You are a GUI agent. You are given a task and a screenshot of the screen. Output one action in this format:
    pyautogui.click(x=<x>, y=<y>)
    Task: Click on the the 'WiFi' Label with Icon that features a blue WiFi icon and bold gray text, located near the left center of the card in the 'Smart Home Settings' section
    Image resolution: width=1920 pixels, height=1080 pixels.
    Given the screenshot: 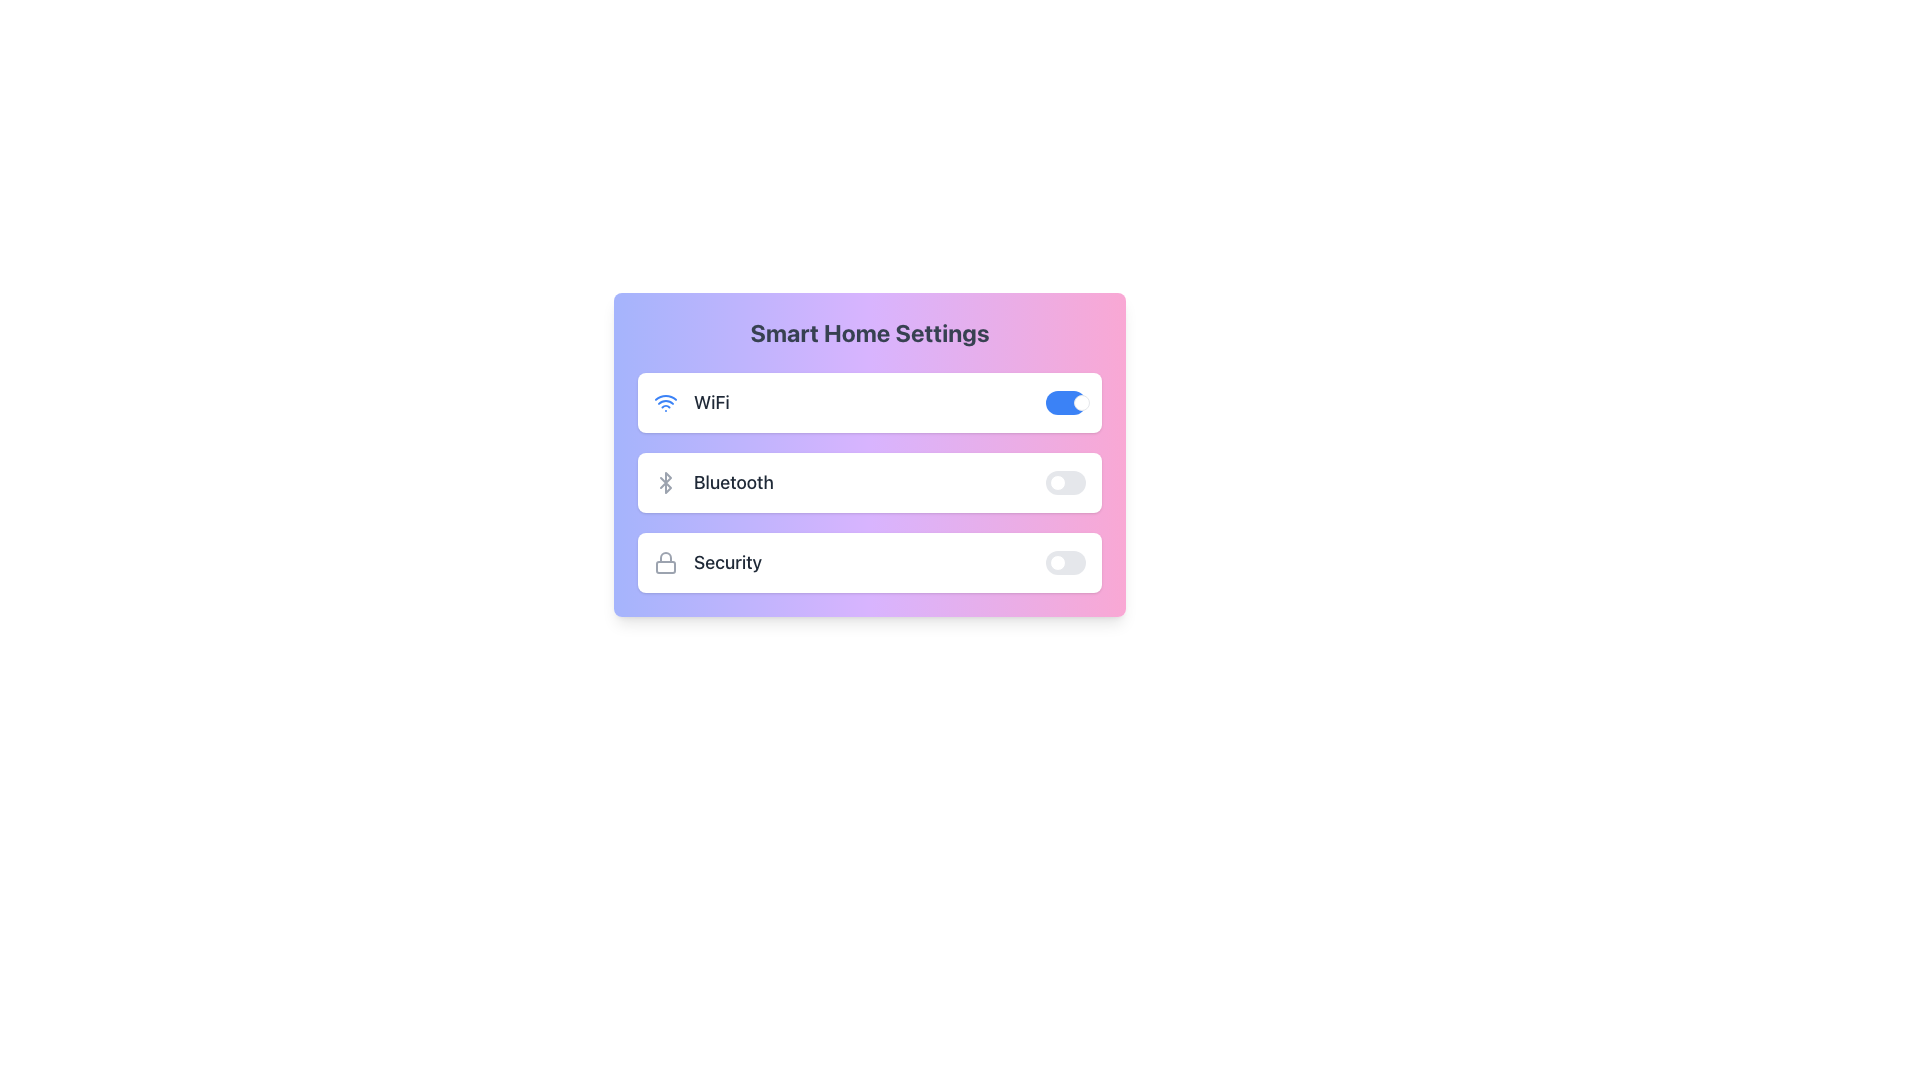 What is the action you would take?
    pyautogui.click(x=691, y=402)
    